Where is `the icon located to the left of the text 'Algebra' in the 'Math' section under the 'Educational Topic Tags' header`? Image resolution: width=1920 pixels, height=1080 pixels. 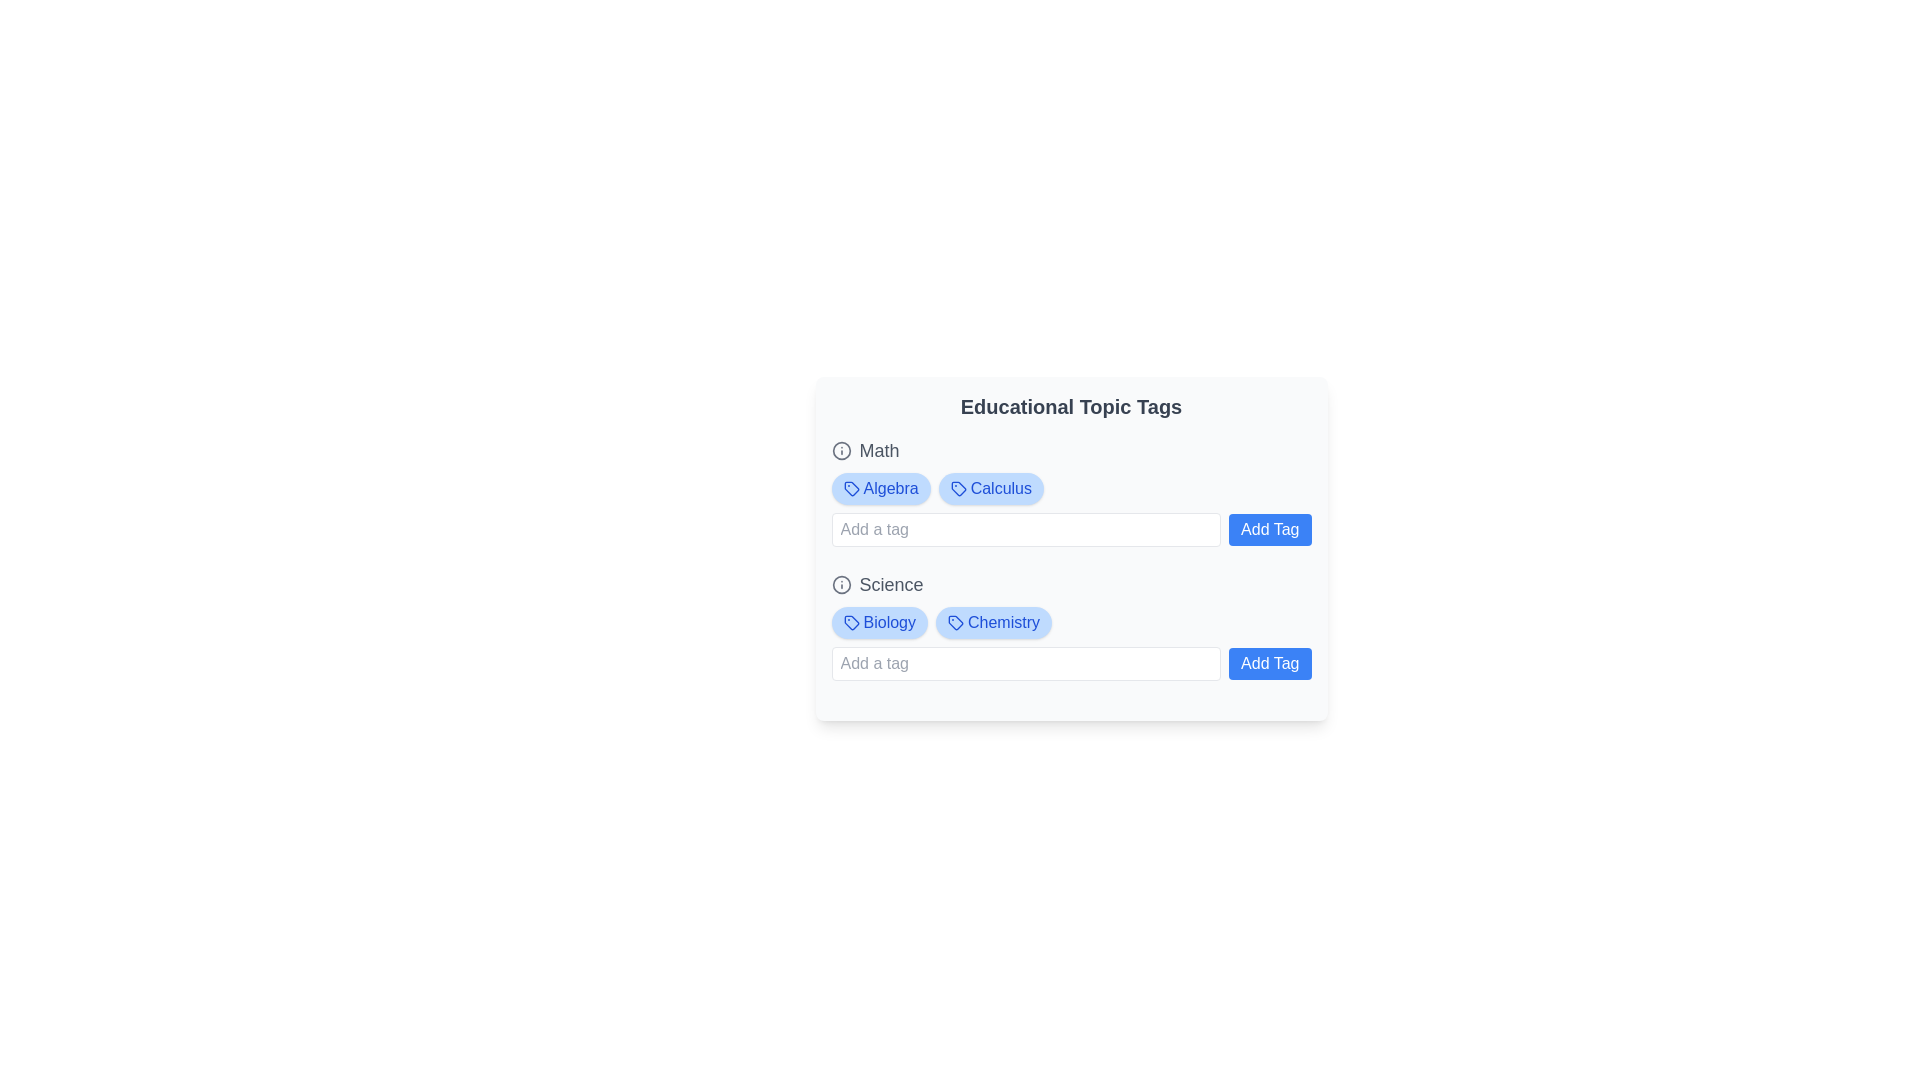 the icon located to the left of the text 'Algebra' in the 'Math' section under the 'Educational Topic Tags' header is located at coordinates (851, 489).